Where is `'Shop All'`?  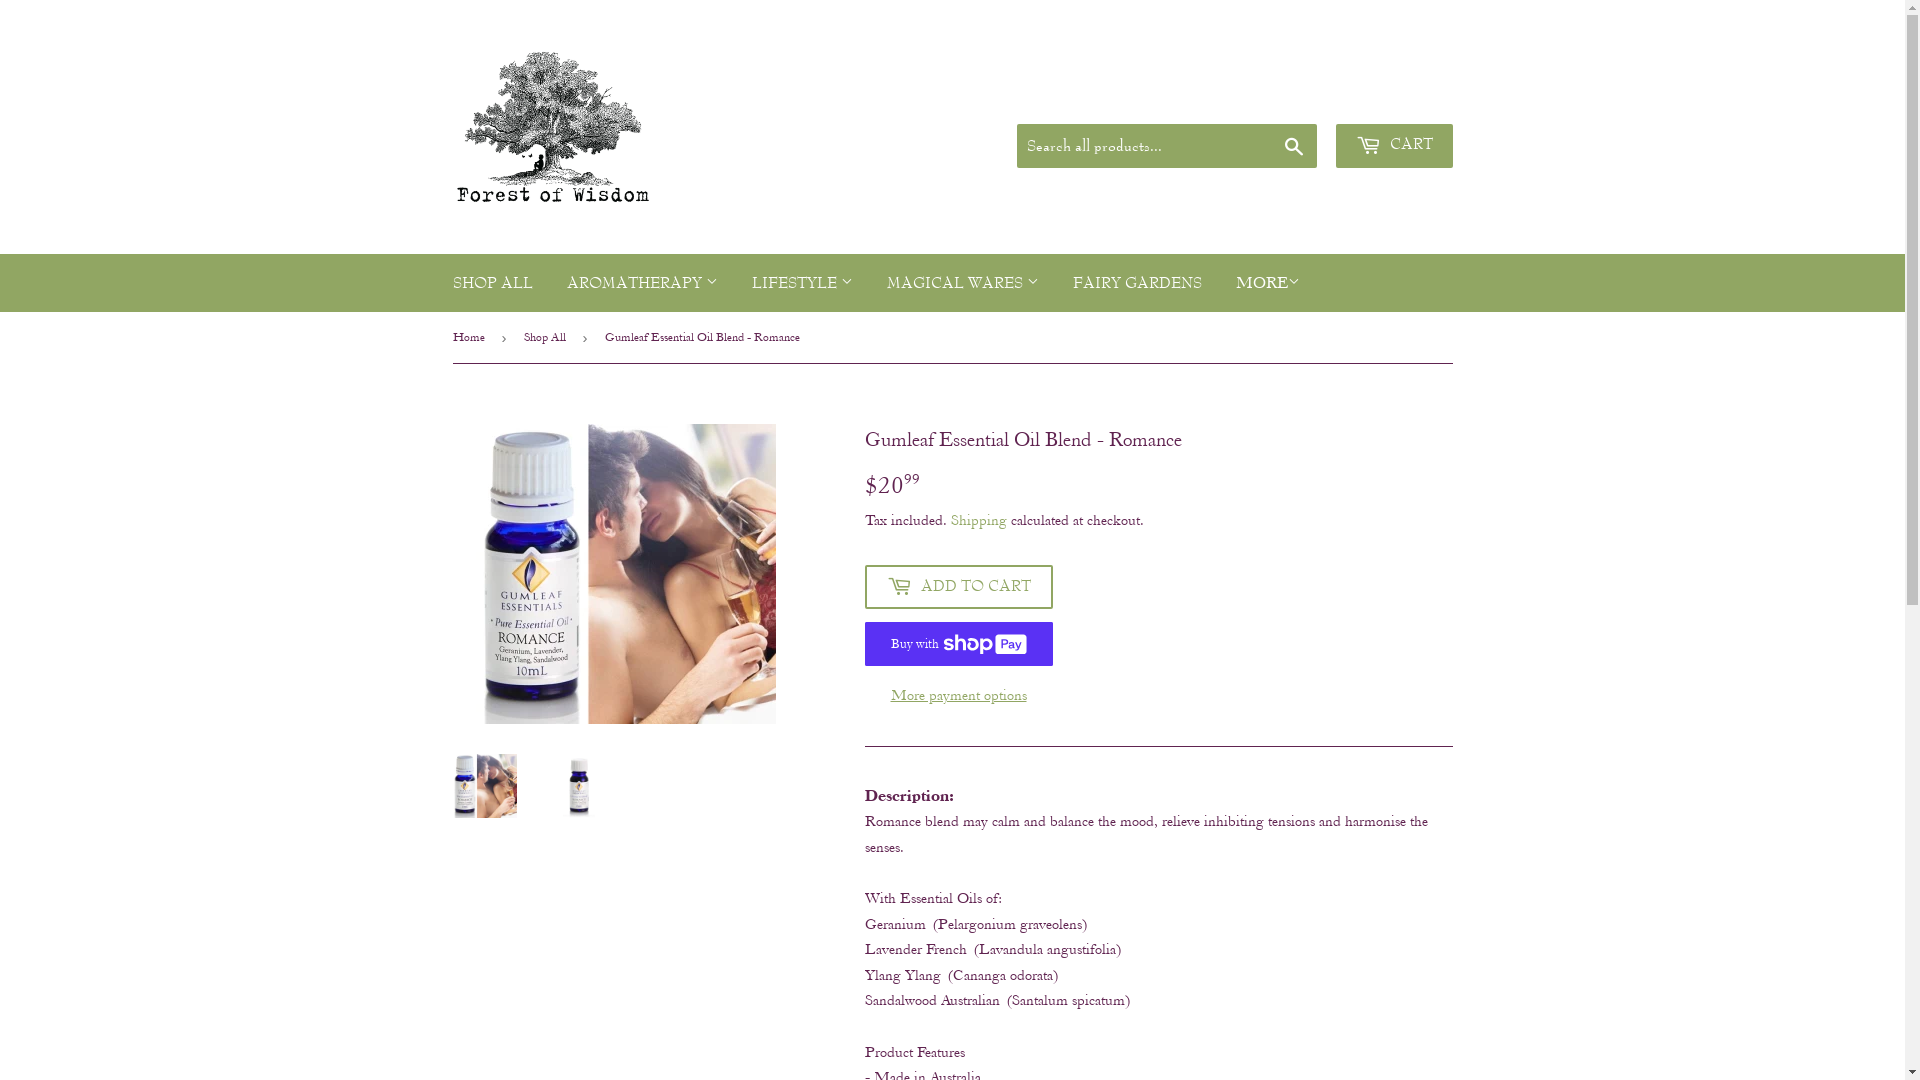 'Shop All' is located at coordinates (523, 336).